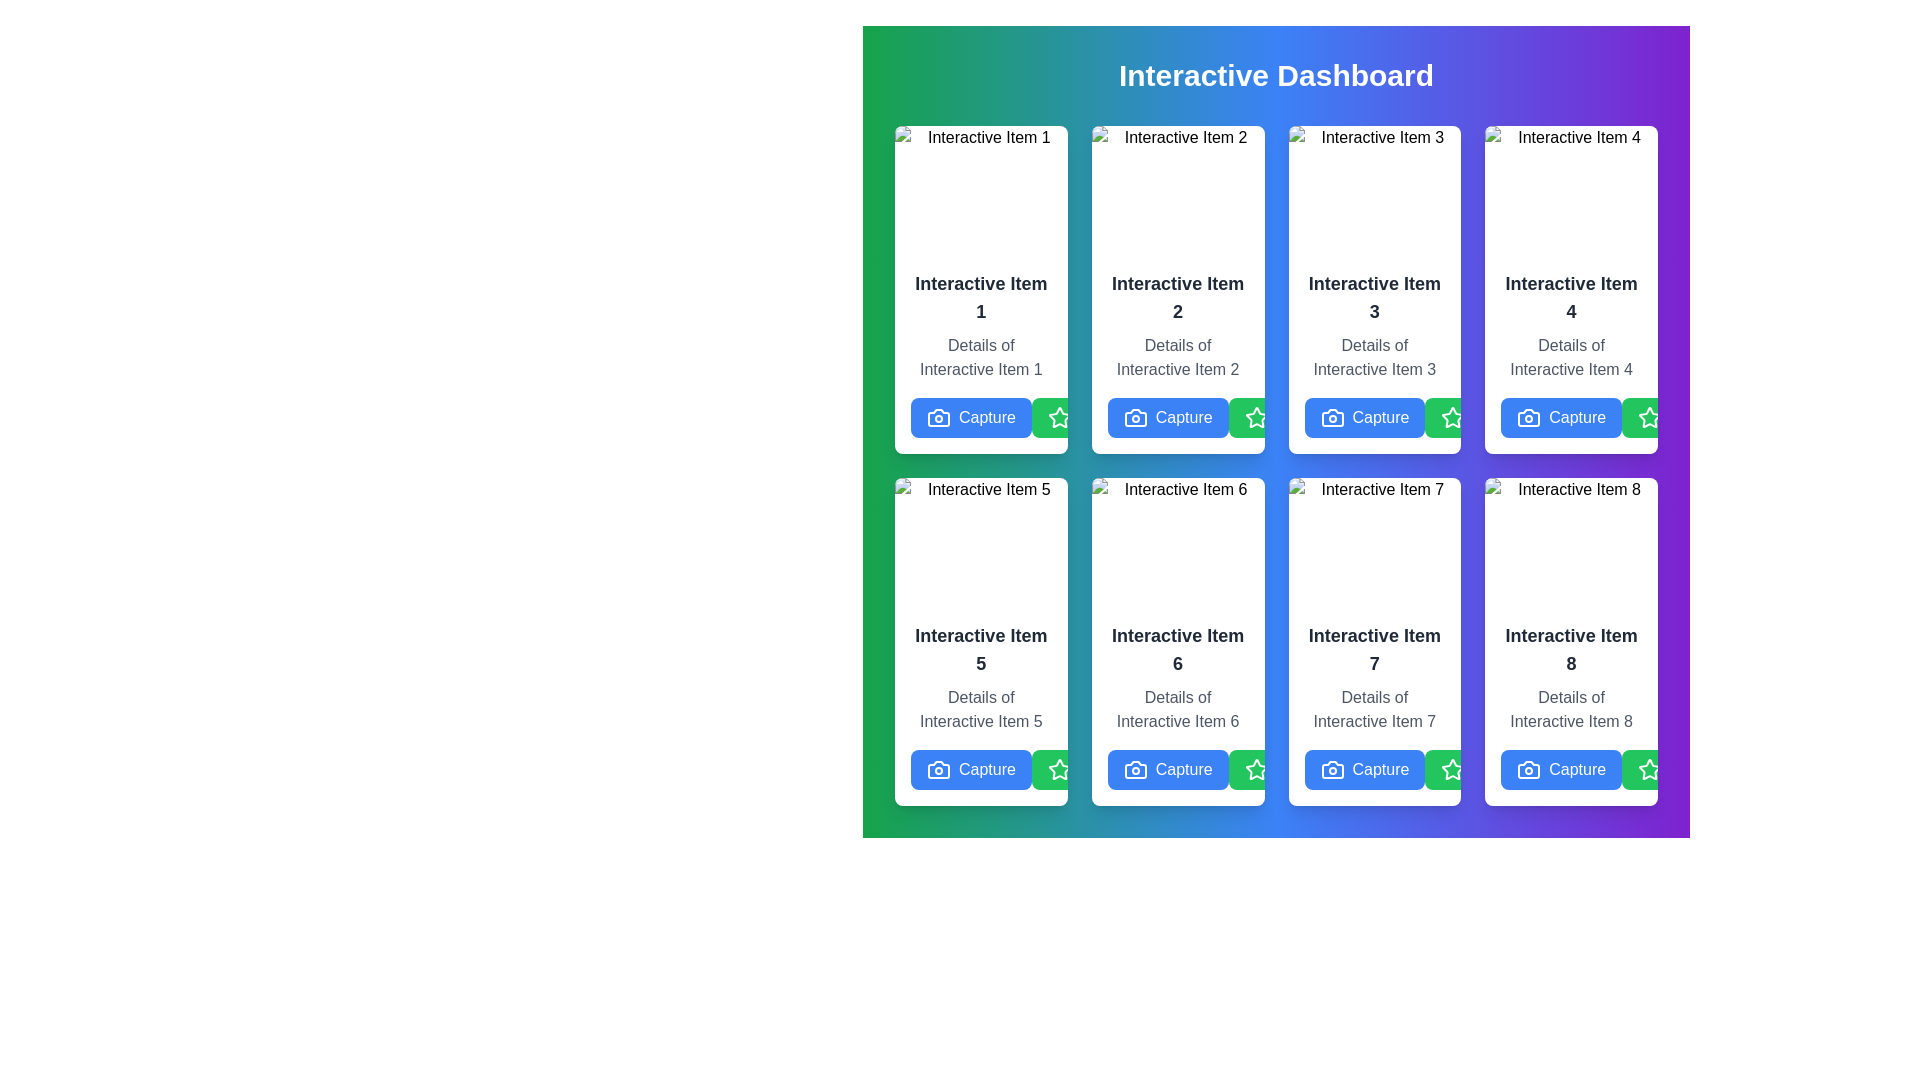 The height and width of the screenshot is (1080, 1920). What do you see at coordinates (1255, 769) in the screenshot?
I see `the star icon located in the bottom-right corner of the sixth card in the grid layout to mark the associated item as a favorite` at bounding box center [1255, 769].